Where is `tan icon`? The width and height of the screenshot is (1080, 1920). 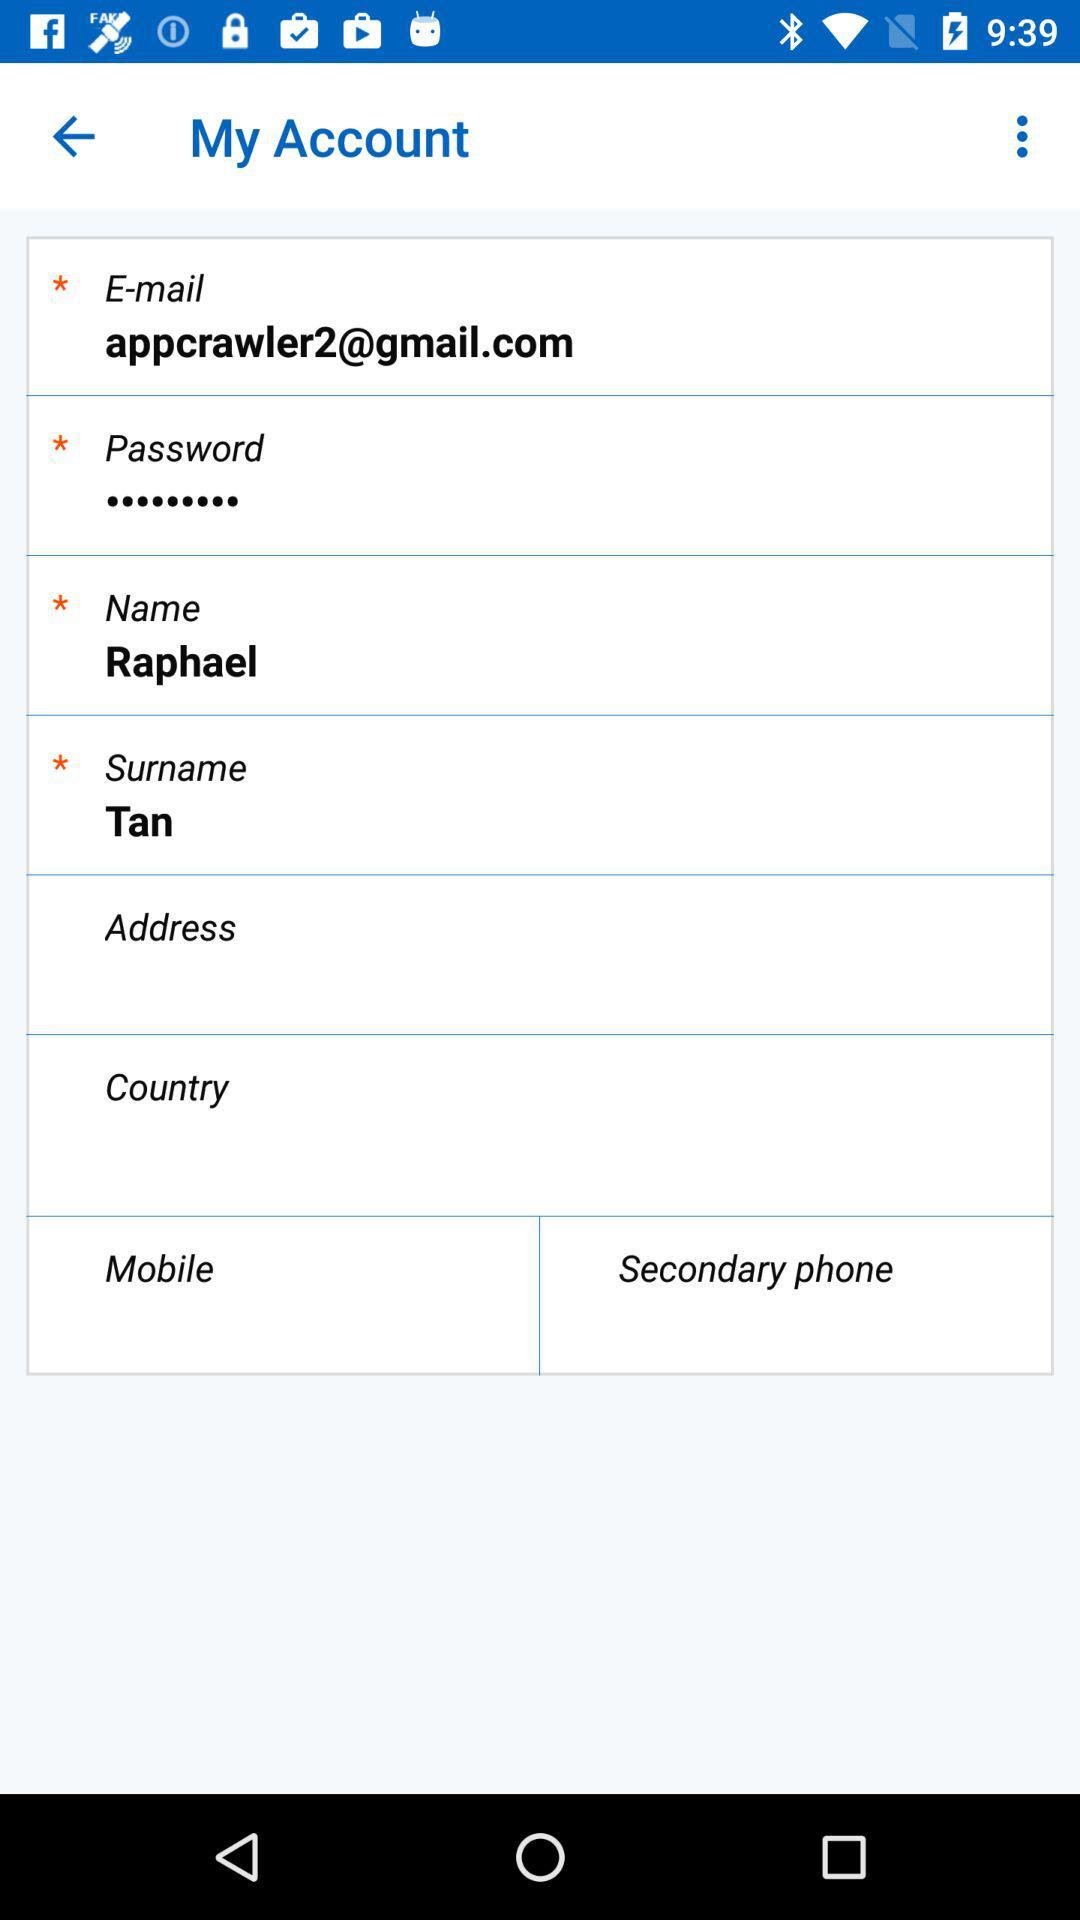
tan icon is located at coordinates (540, 819).